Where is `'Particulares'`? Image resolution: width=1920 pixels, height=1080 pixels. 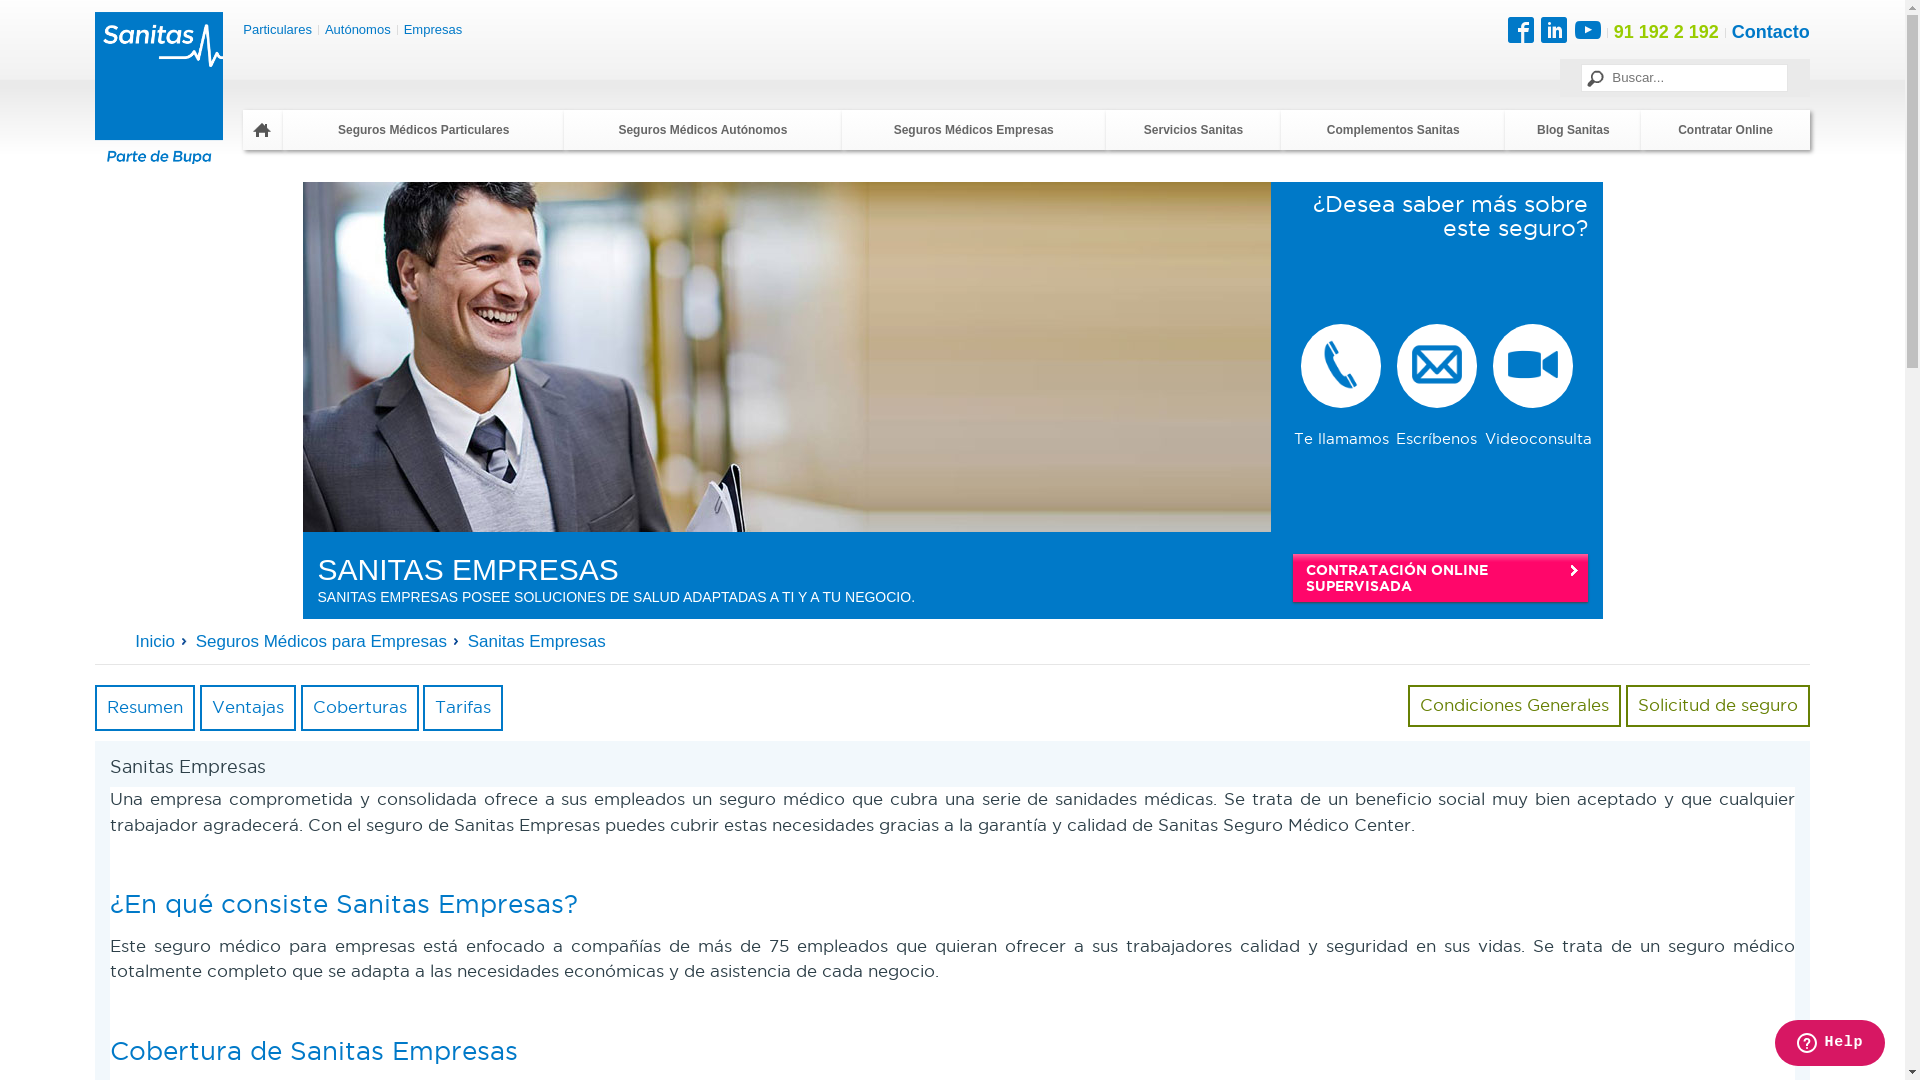 'Particulares' is located at coordinates (276, 29).